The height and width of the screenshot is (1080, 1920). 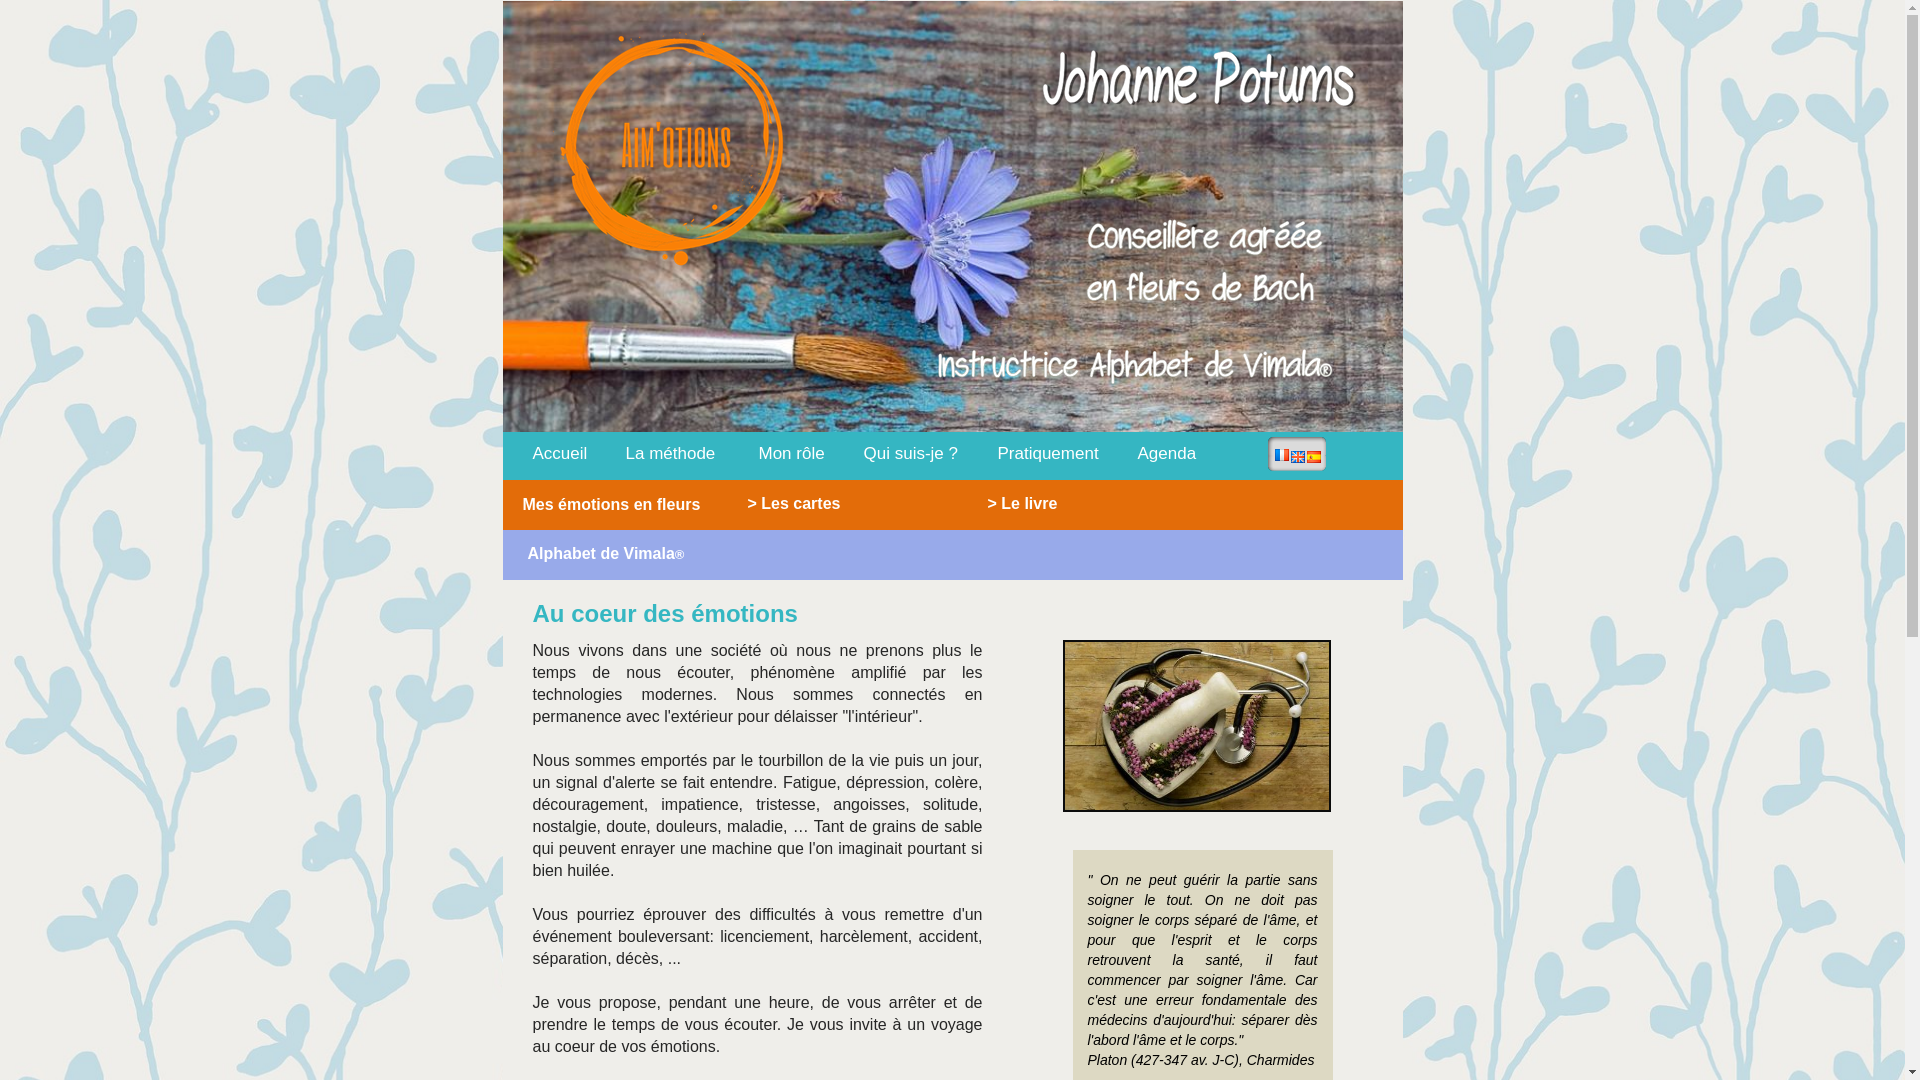 I want to click on 'Accueil', so click(x=552, y=452).